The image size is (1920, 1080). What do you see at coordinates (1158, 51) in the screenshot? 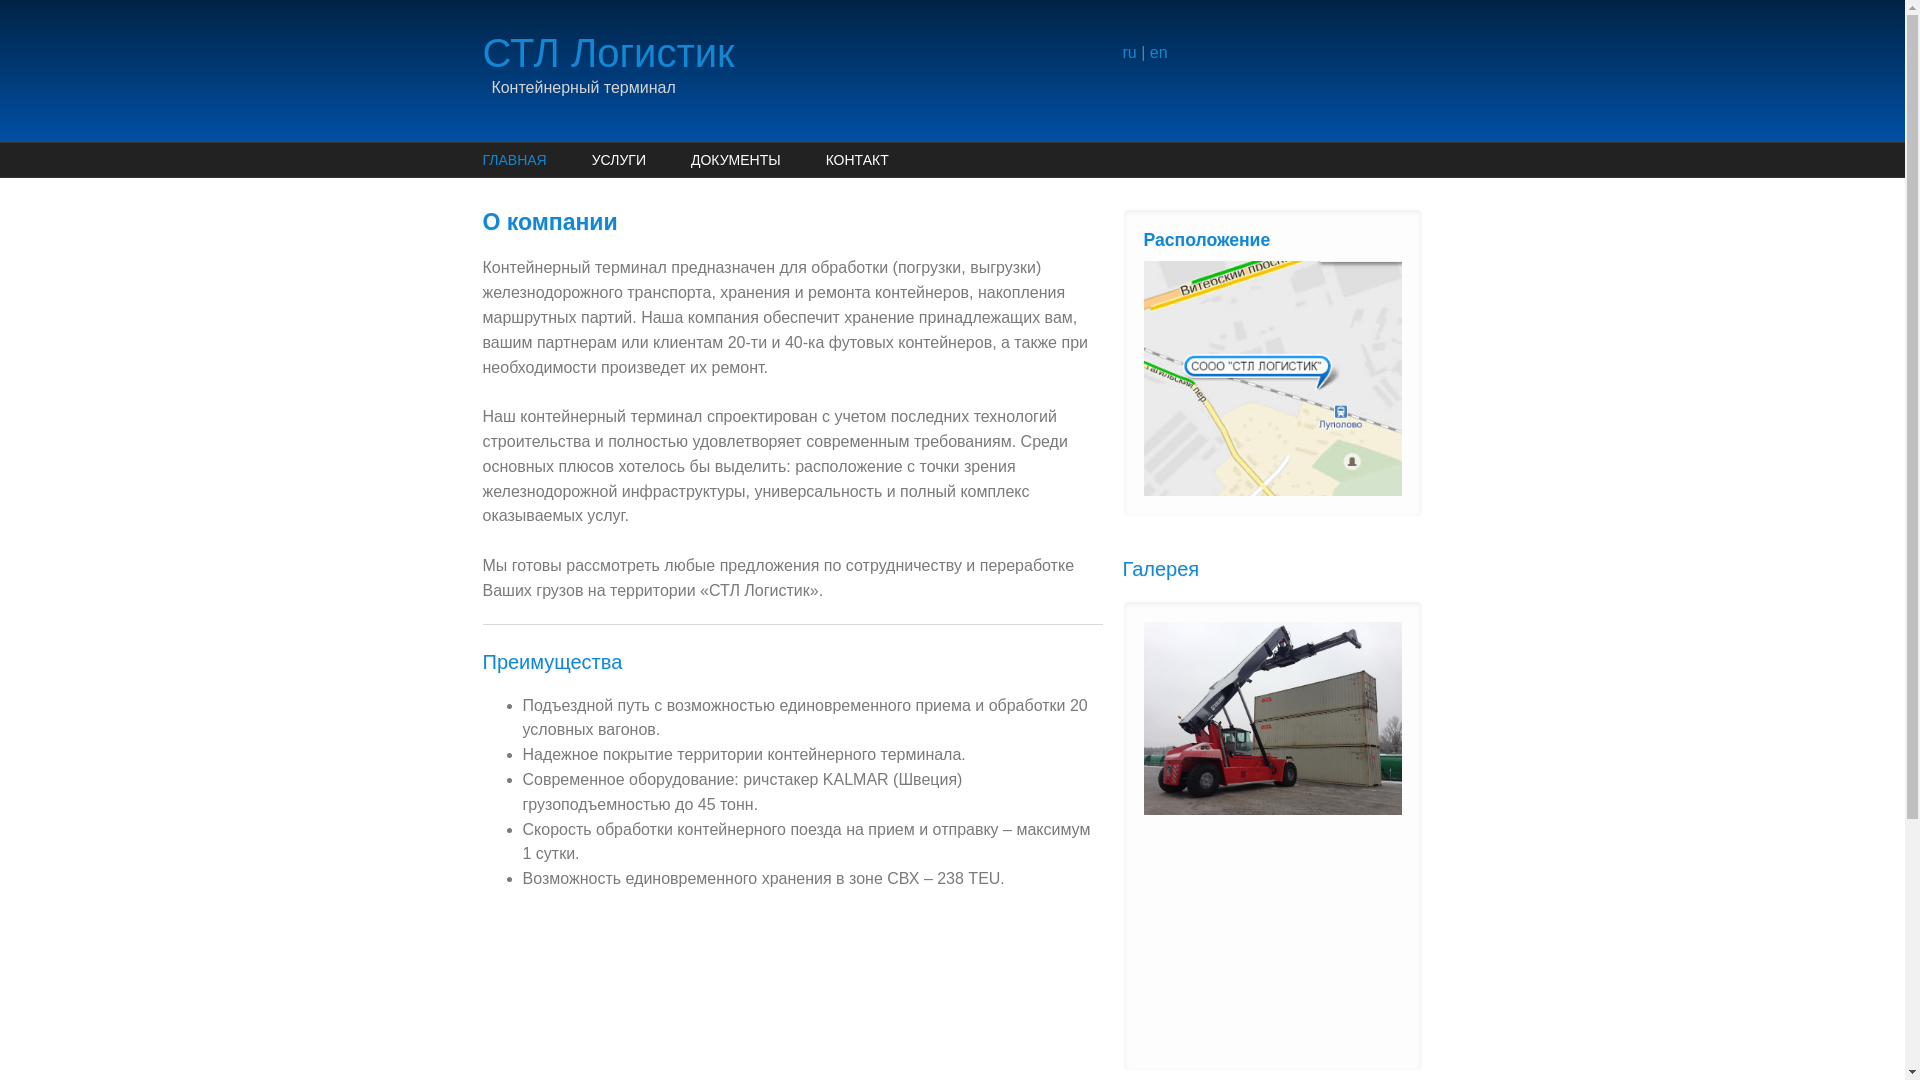
I see `'en'` at bounding box center [1158, 51].